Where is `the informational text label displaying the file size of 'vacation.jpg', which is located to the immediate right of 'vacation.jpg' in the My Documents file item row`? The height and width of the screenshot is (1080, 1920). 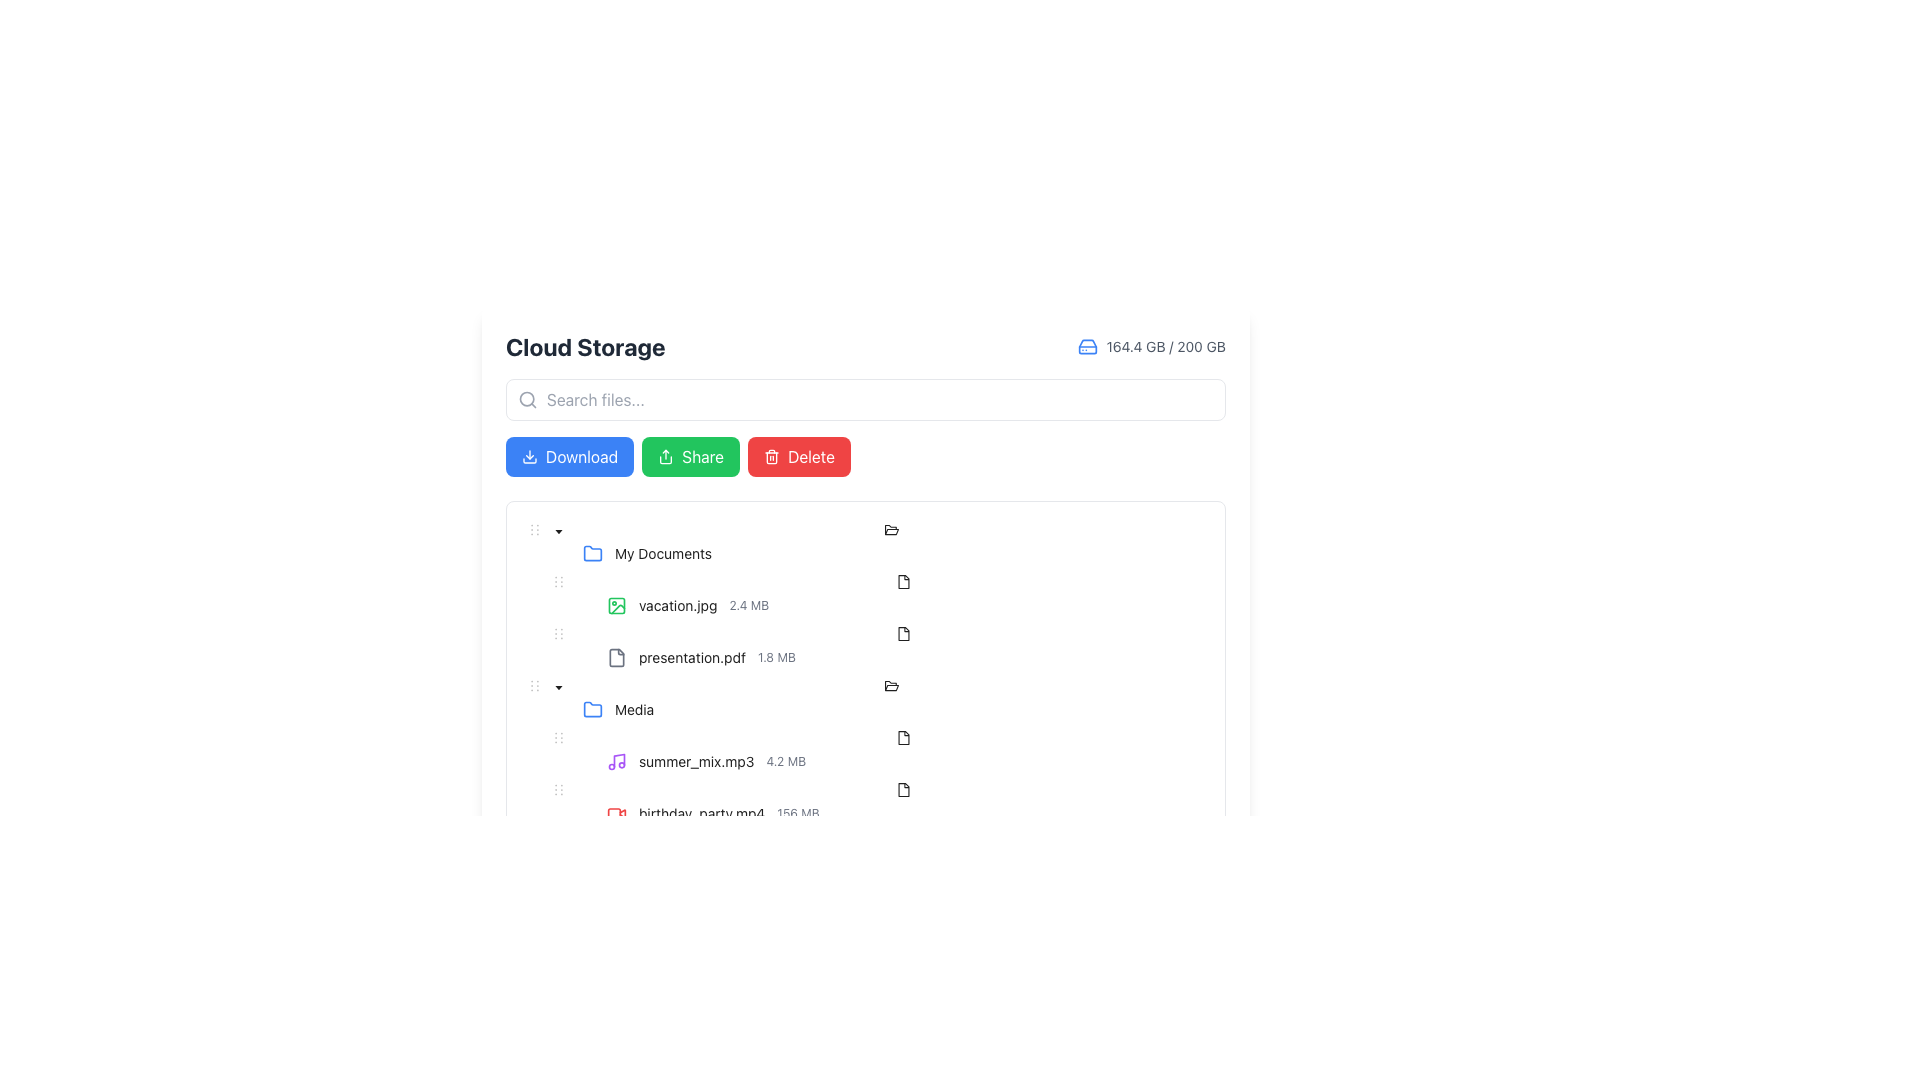 the informational text label displaying the file size of 'vacation.jpg', which is located to the immediate right of 'vacation.jpg' in the My Documents file item row is located at coordinates (748, 604).